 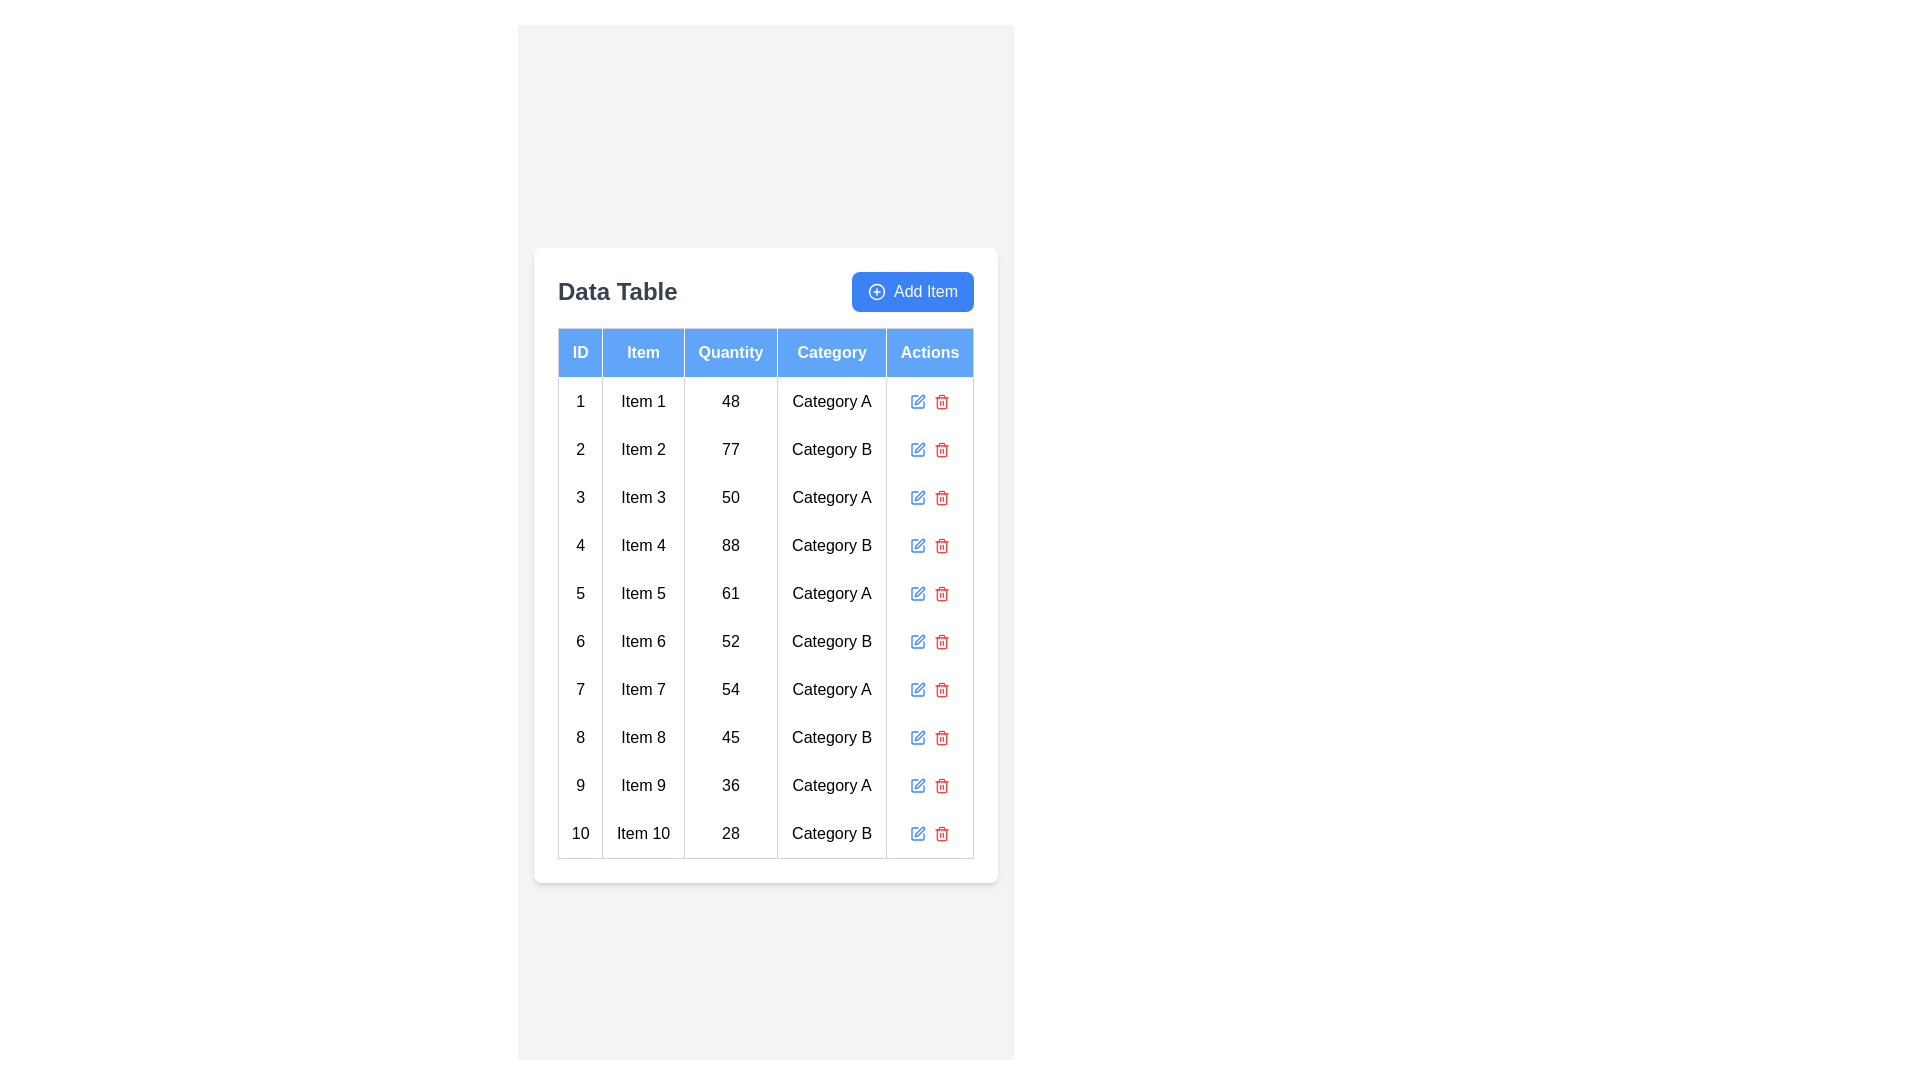 What do you see at coordinates (643, 496) in the screenshot?
I see `text displayed in the 'Item 3' text label located in the third row of the data table` at bounding box center [643, 496].